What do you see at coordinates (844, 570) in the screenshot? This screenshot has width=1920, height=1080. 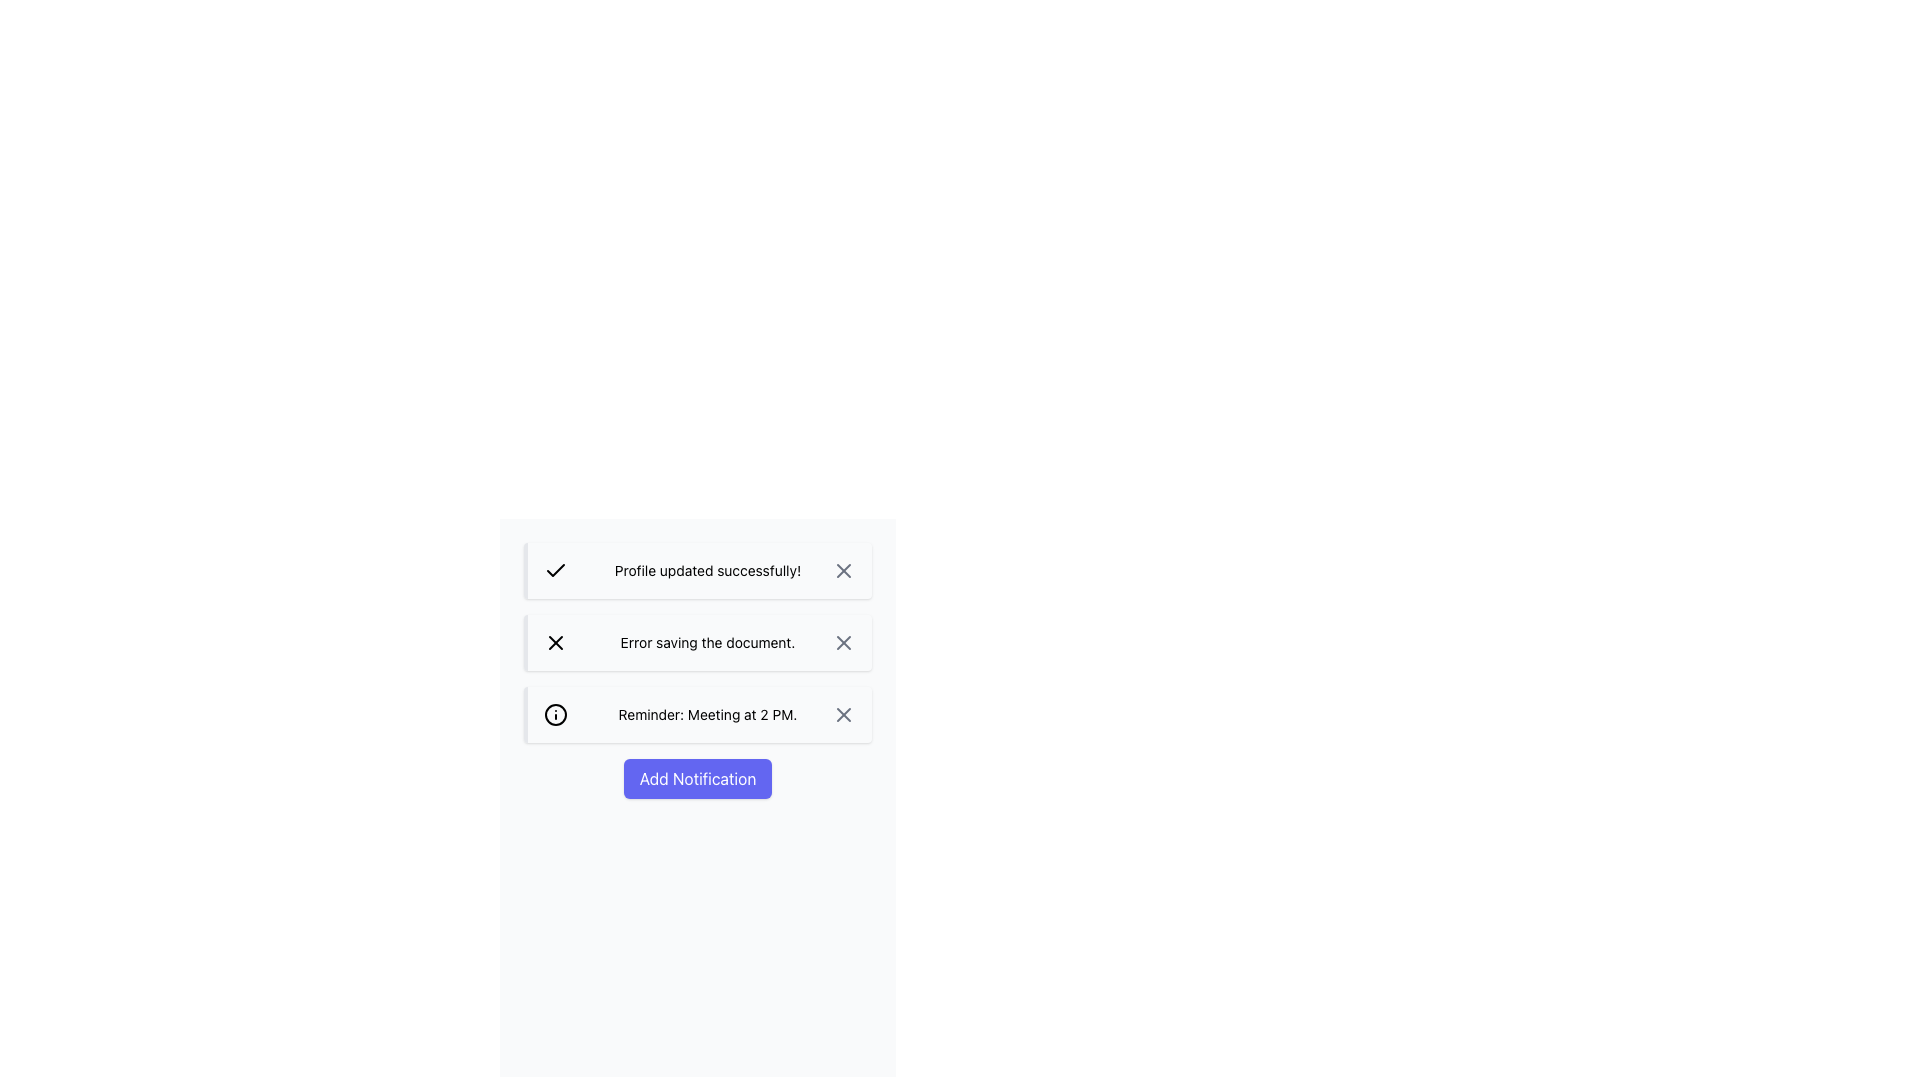 I see `the Close button (interactive icon) located at the rightmost side of the notification bar displaying 'Profile updated successfully!' to observe the hover effect` at bounding box center [844, 570].